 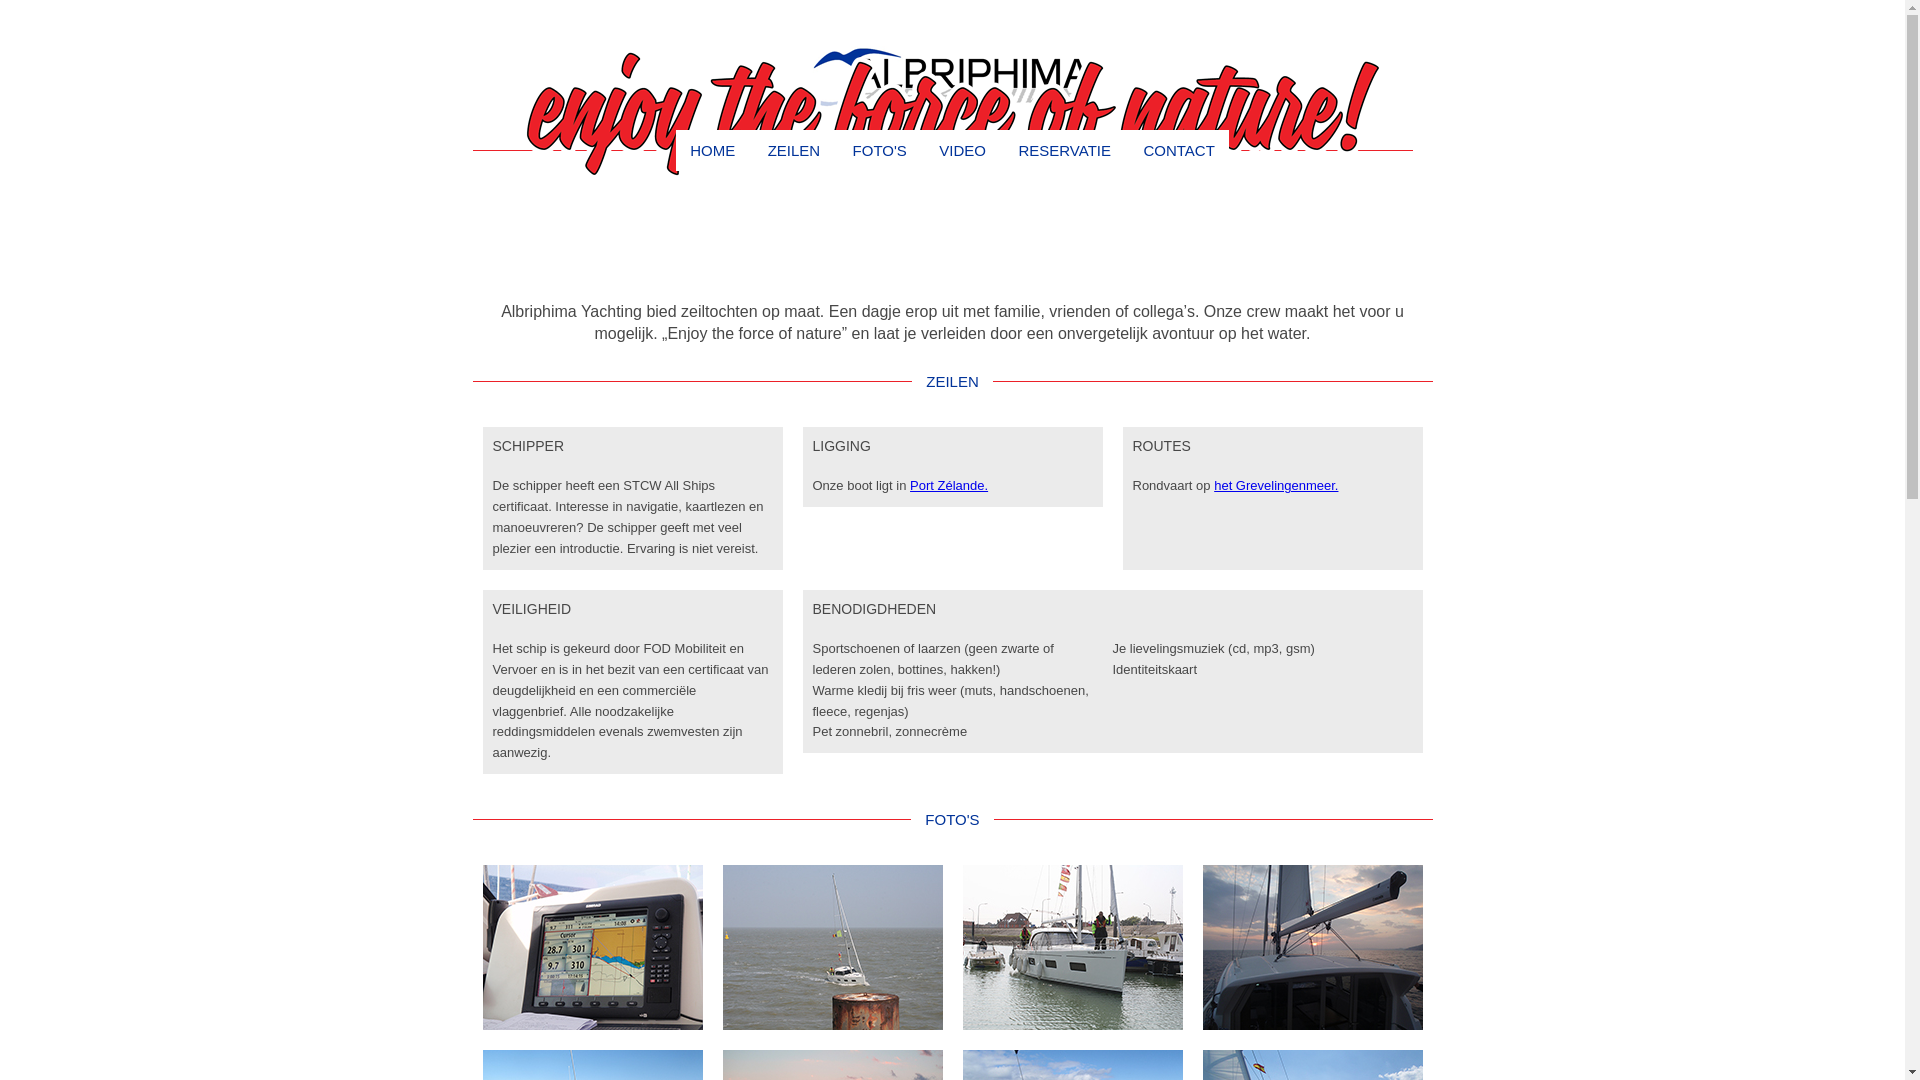 What do you see at coordinates (793, 149) in the screenshot?
I see `'ZEILEN'` at bounding box center [793, 149].